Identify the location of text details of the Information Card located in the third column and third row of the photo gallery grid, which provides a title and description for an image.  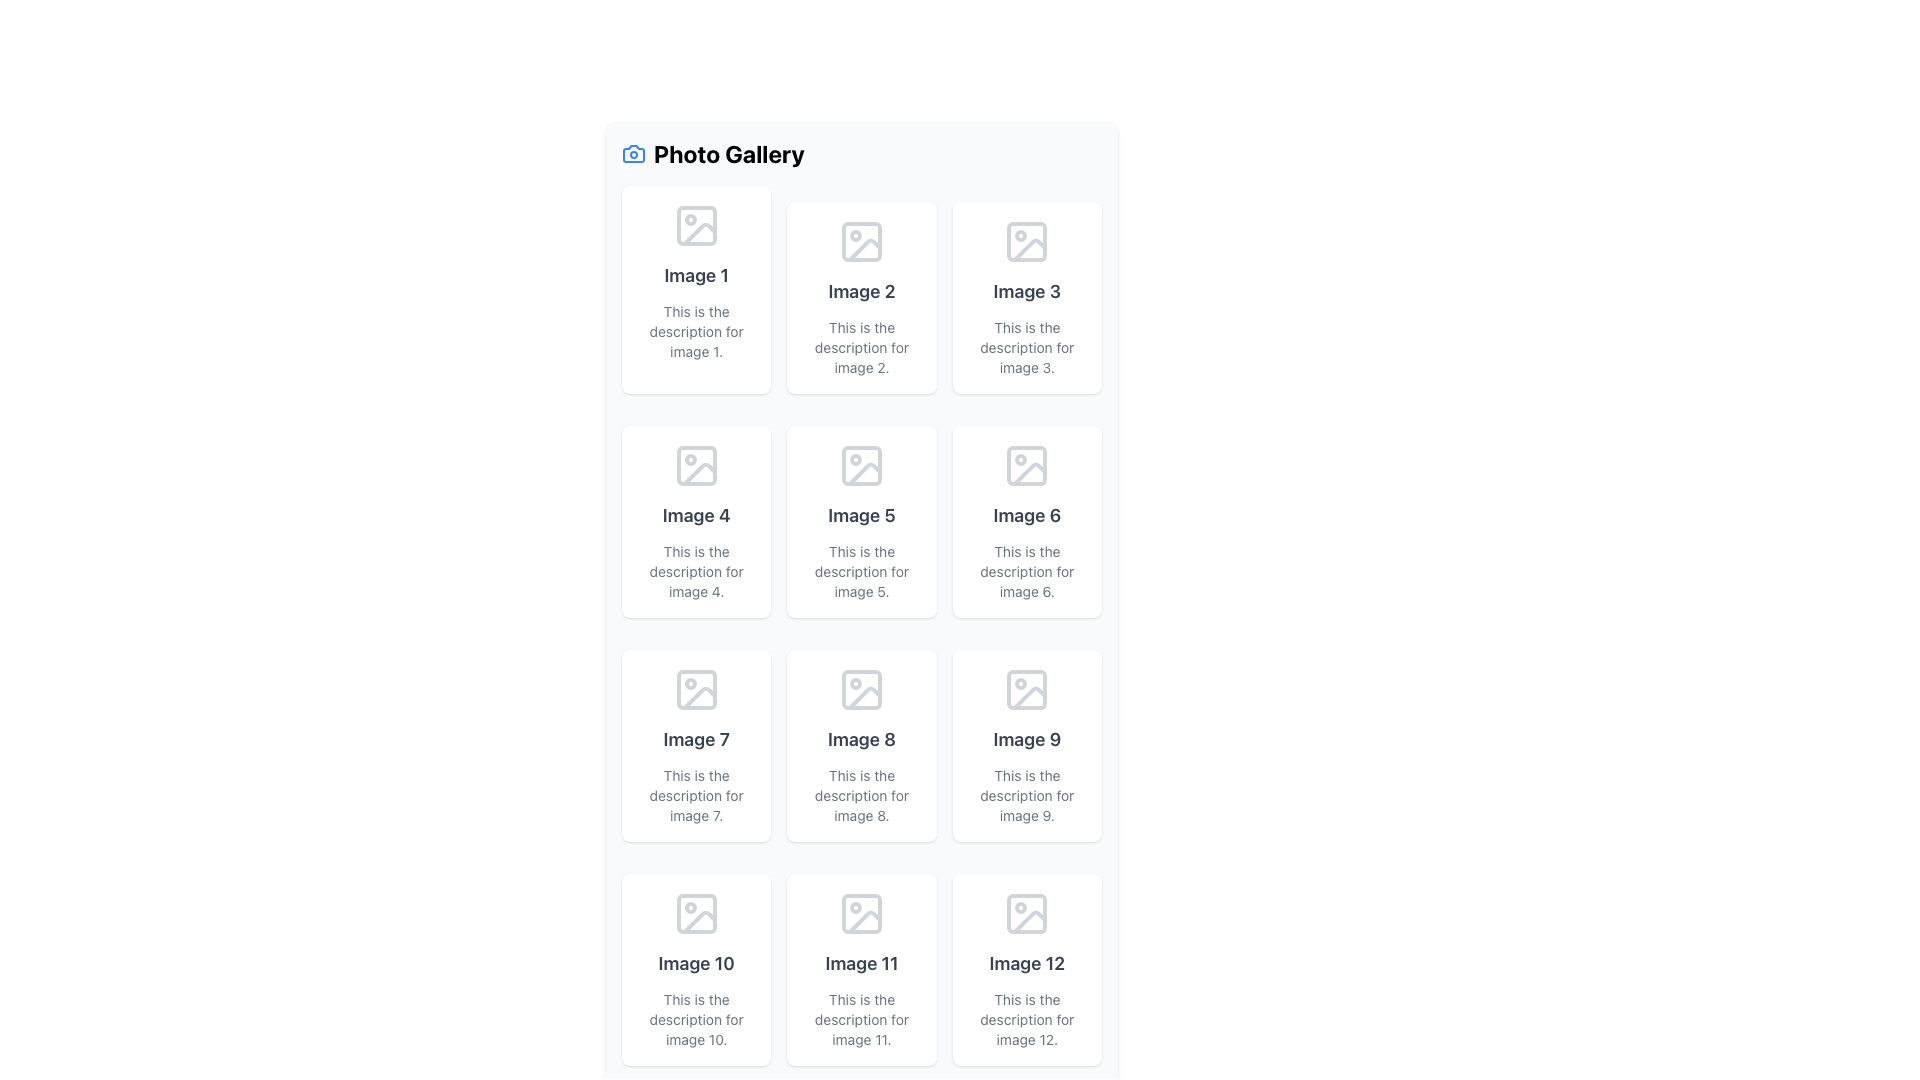
(1027, 745).